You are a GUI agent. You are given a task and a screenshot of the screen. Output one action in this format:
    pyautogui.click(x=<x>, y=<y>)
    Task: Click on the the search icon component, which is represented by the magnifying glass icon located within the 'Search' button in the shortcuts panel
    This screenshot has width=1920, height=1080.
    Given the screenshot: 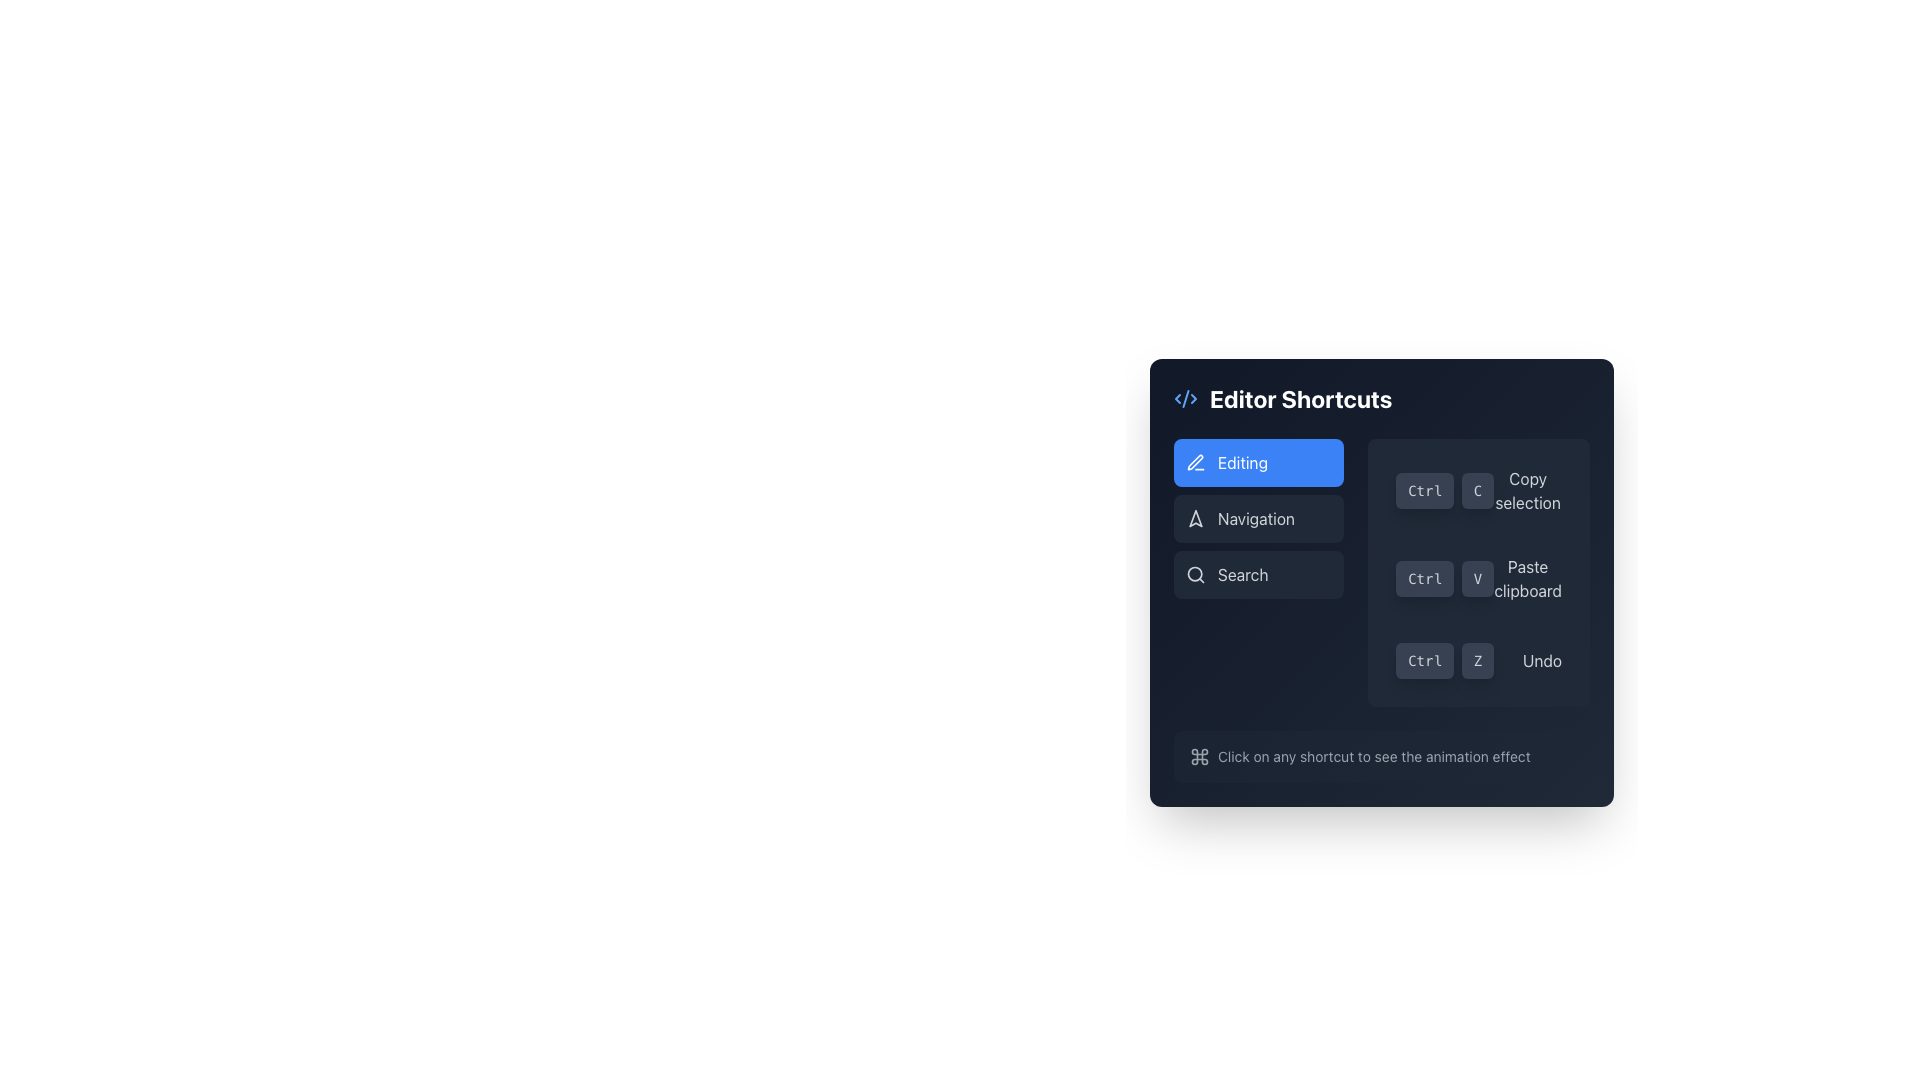 What is the action you would take?
    pyautogui.click(x=1195, y=574)
    